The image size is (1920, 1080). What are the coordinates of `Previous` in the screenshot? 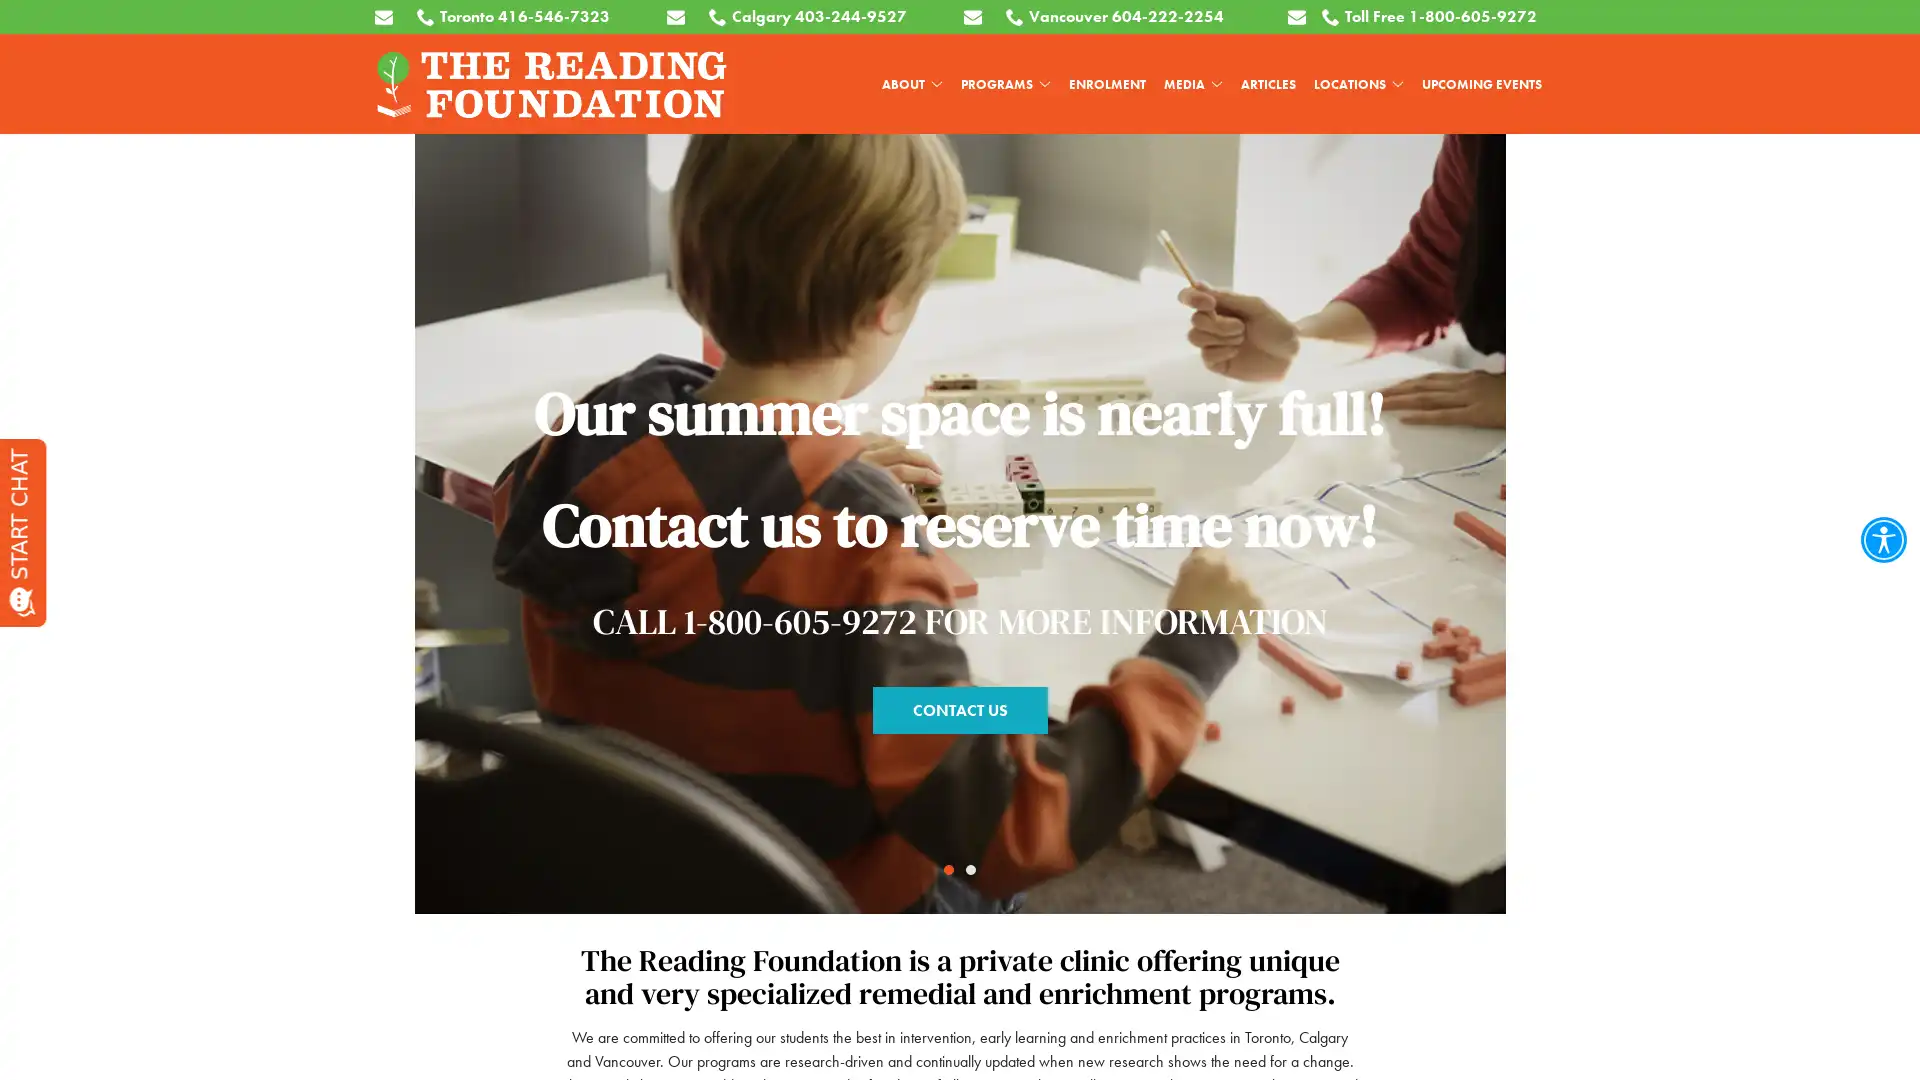 It's located at (56, 485).